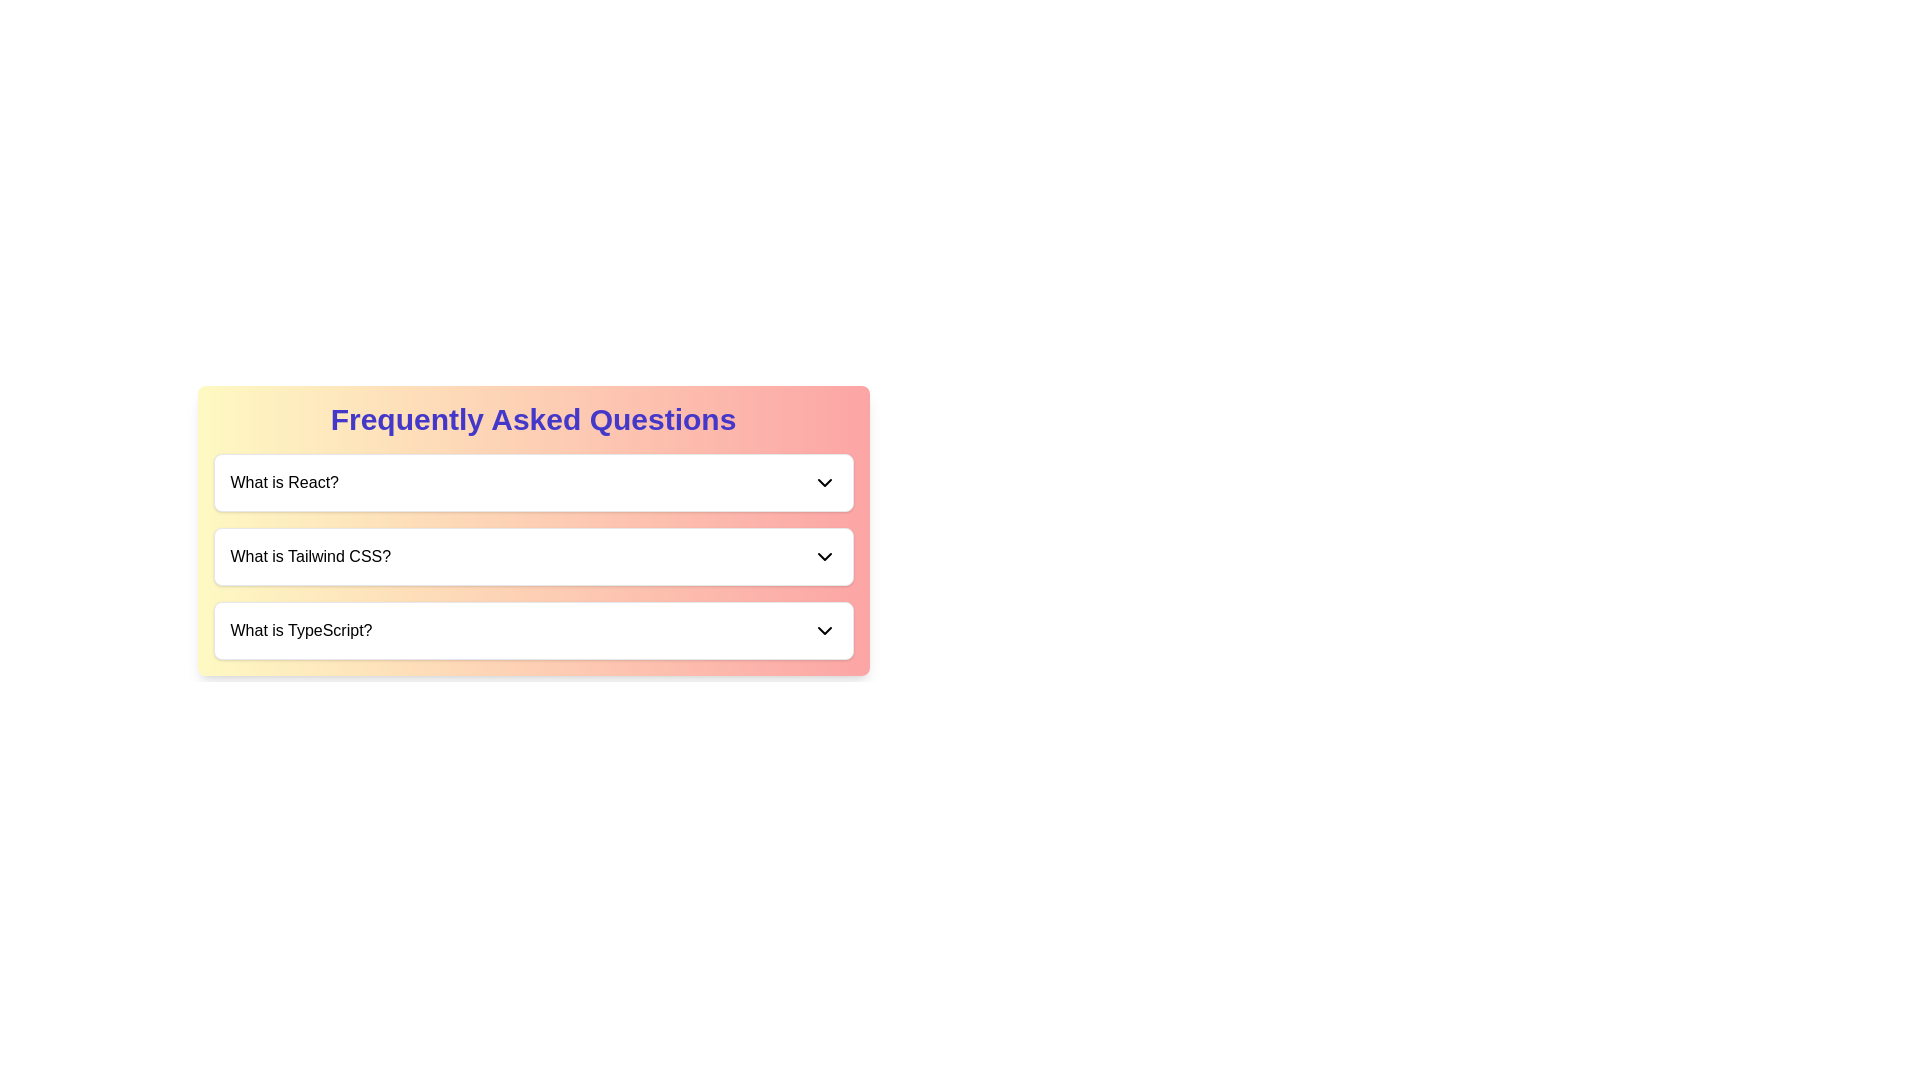 The image size is (1920, 1080). I want to click on the Dropdown Toggle Icon associated with the question 'What is React?', so click(824, 482).